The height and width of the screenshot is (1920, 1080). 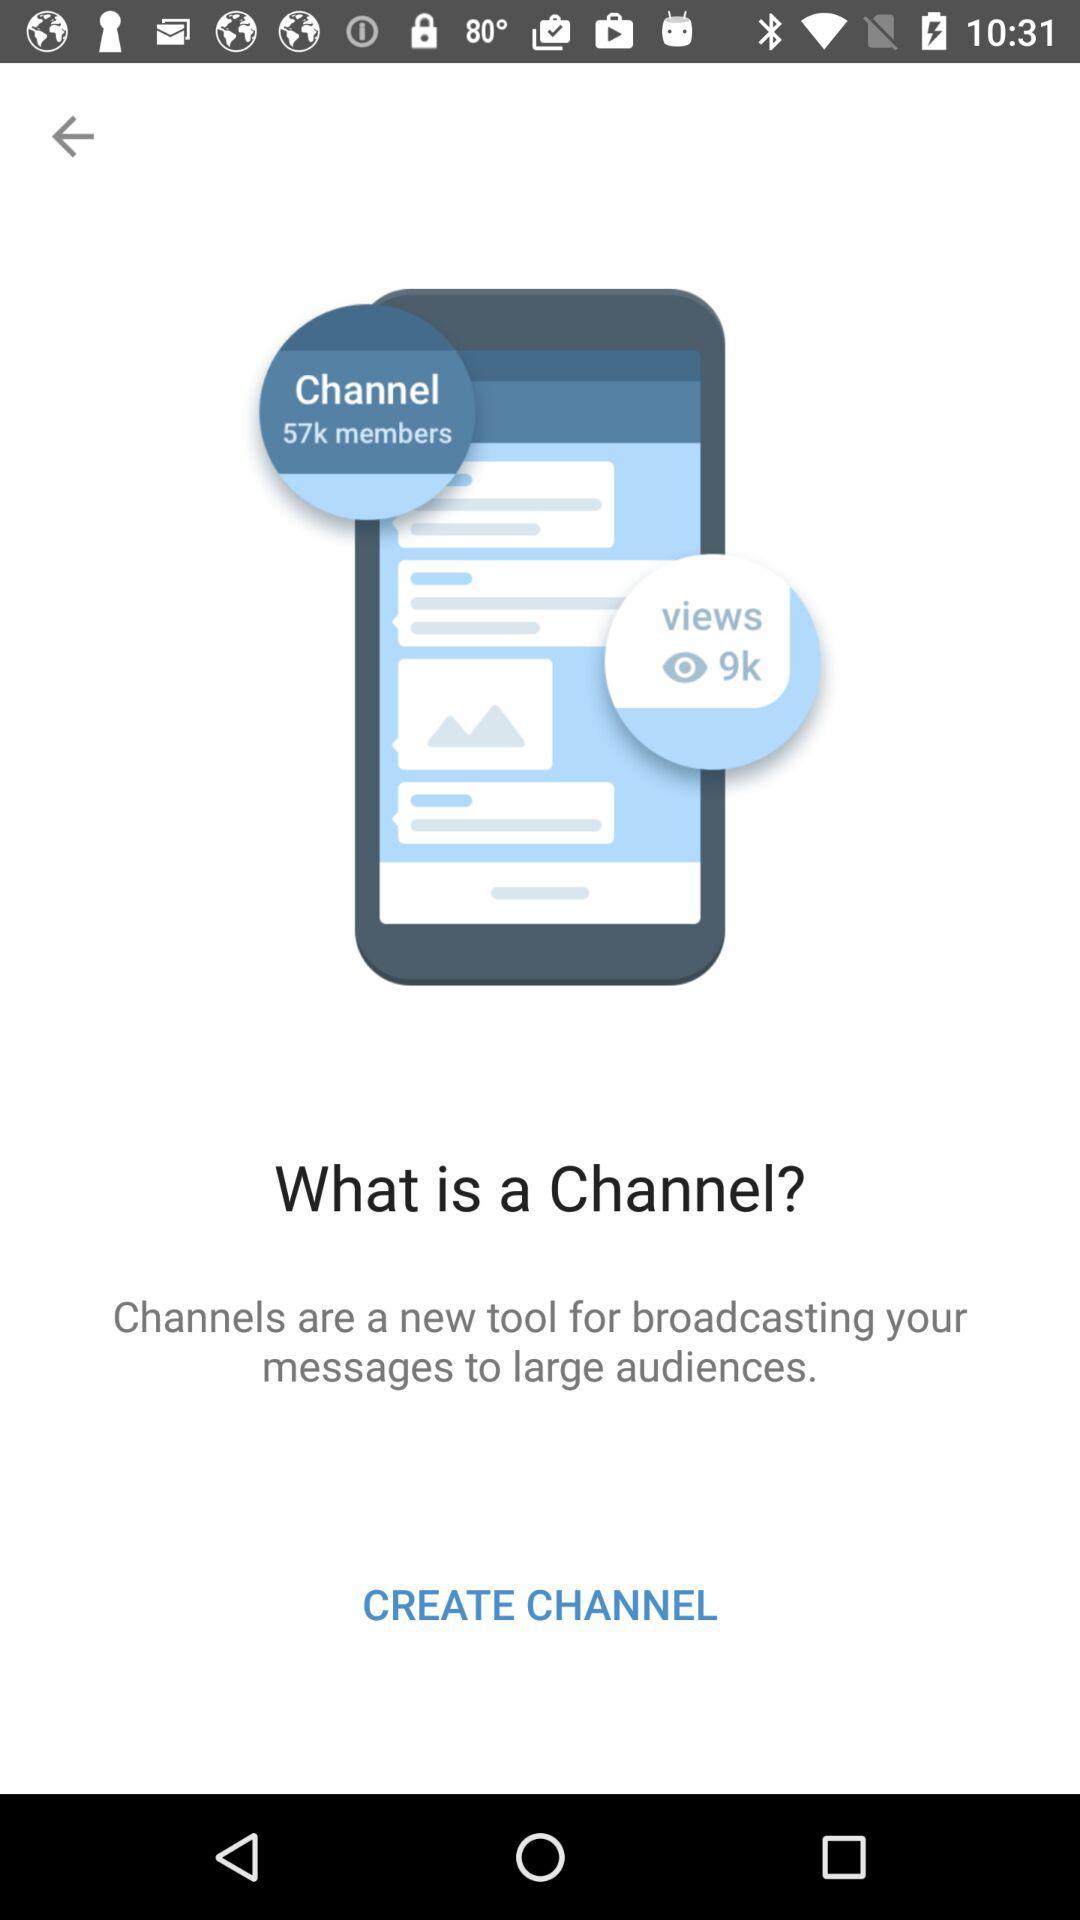 I want to click on go back, so click(x=69, y=135).